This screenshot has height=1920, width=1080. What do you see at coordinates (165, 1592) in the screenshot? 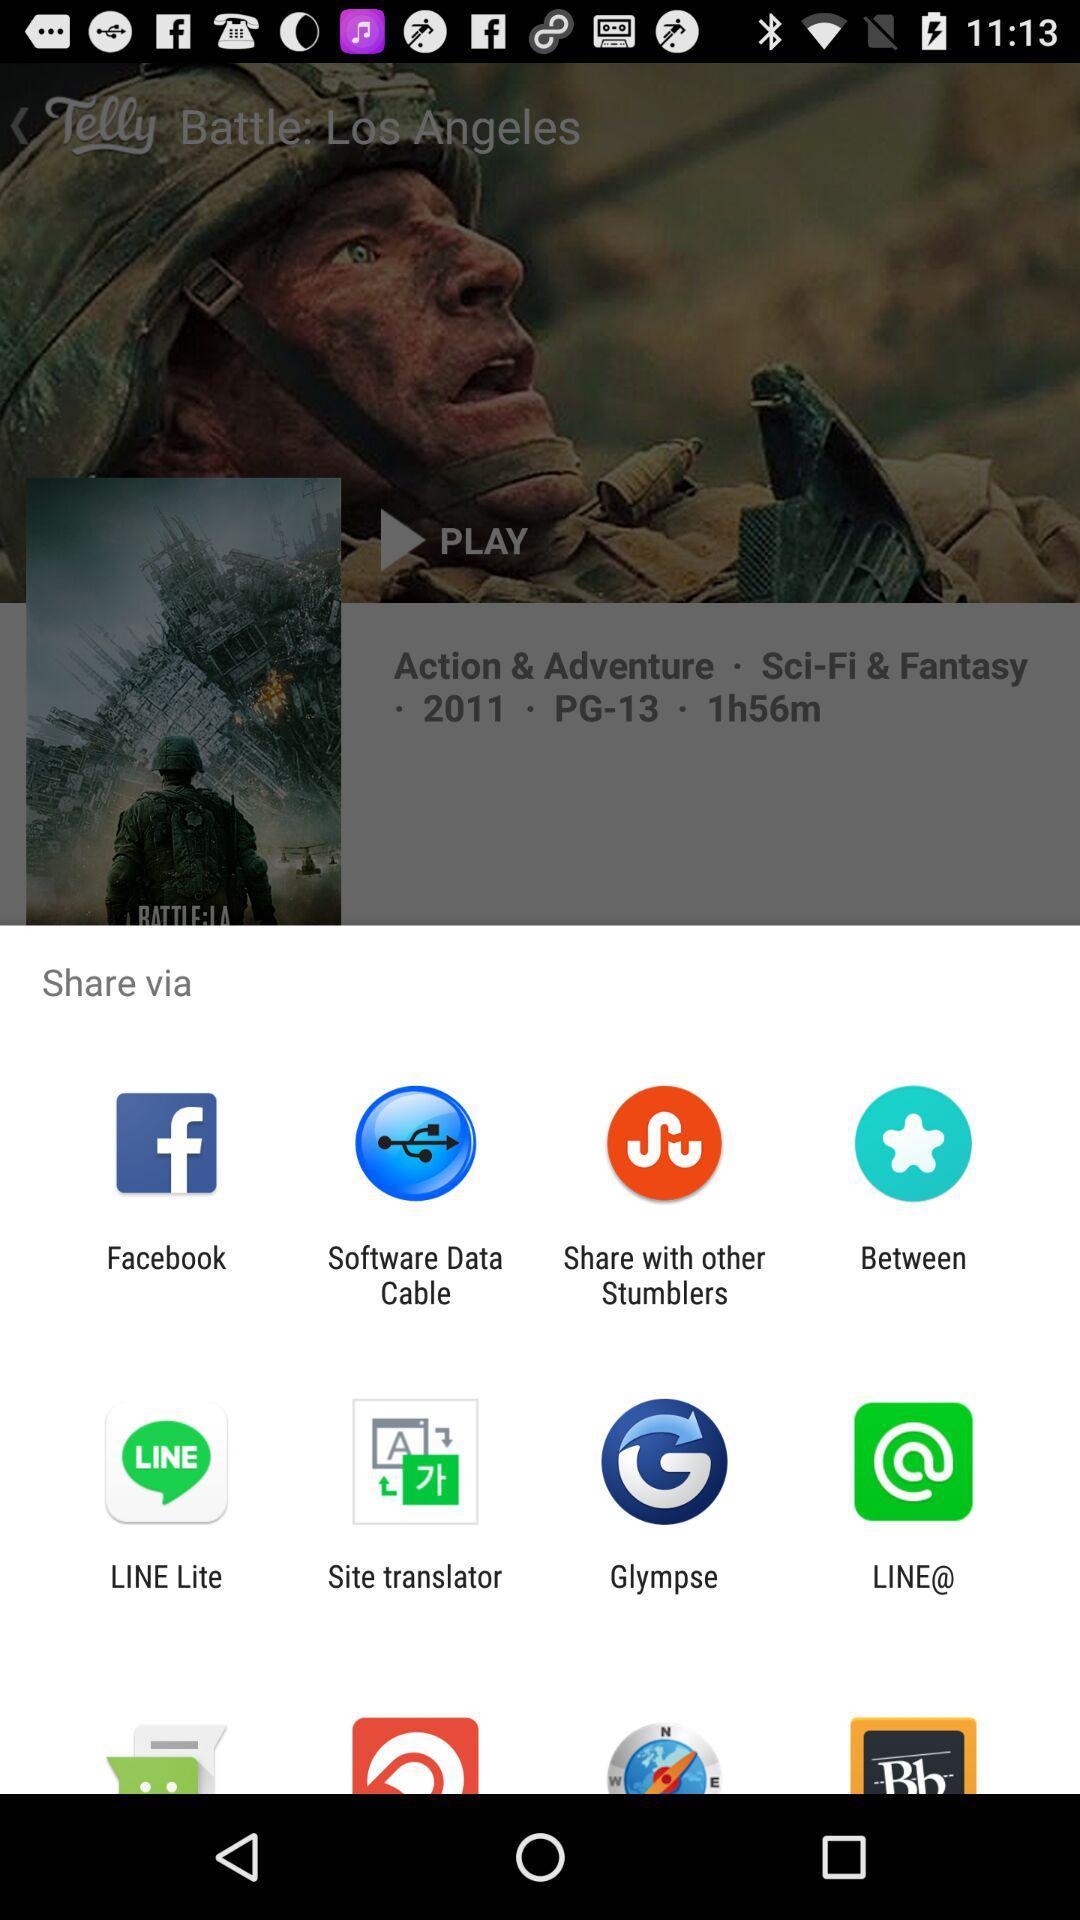
I see `the line lite` at bounding box center [165, 1592].